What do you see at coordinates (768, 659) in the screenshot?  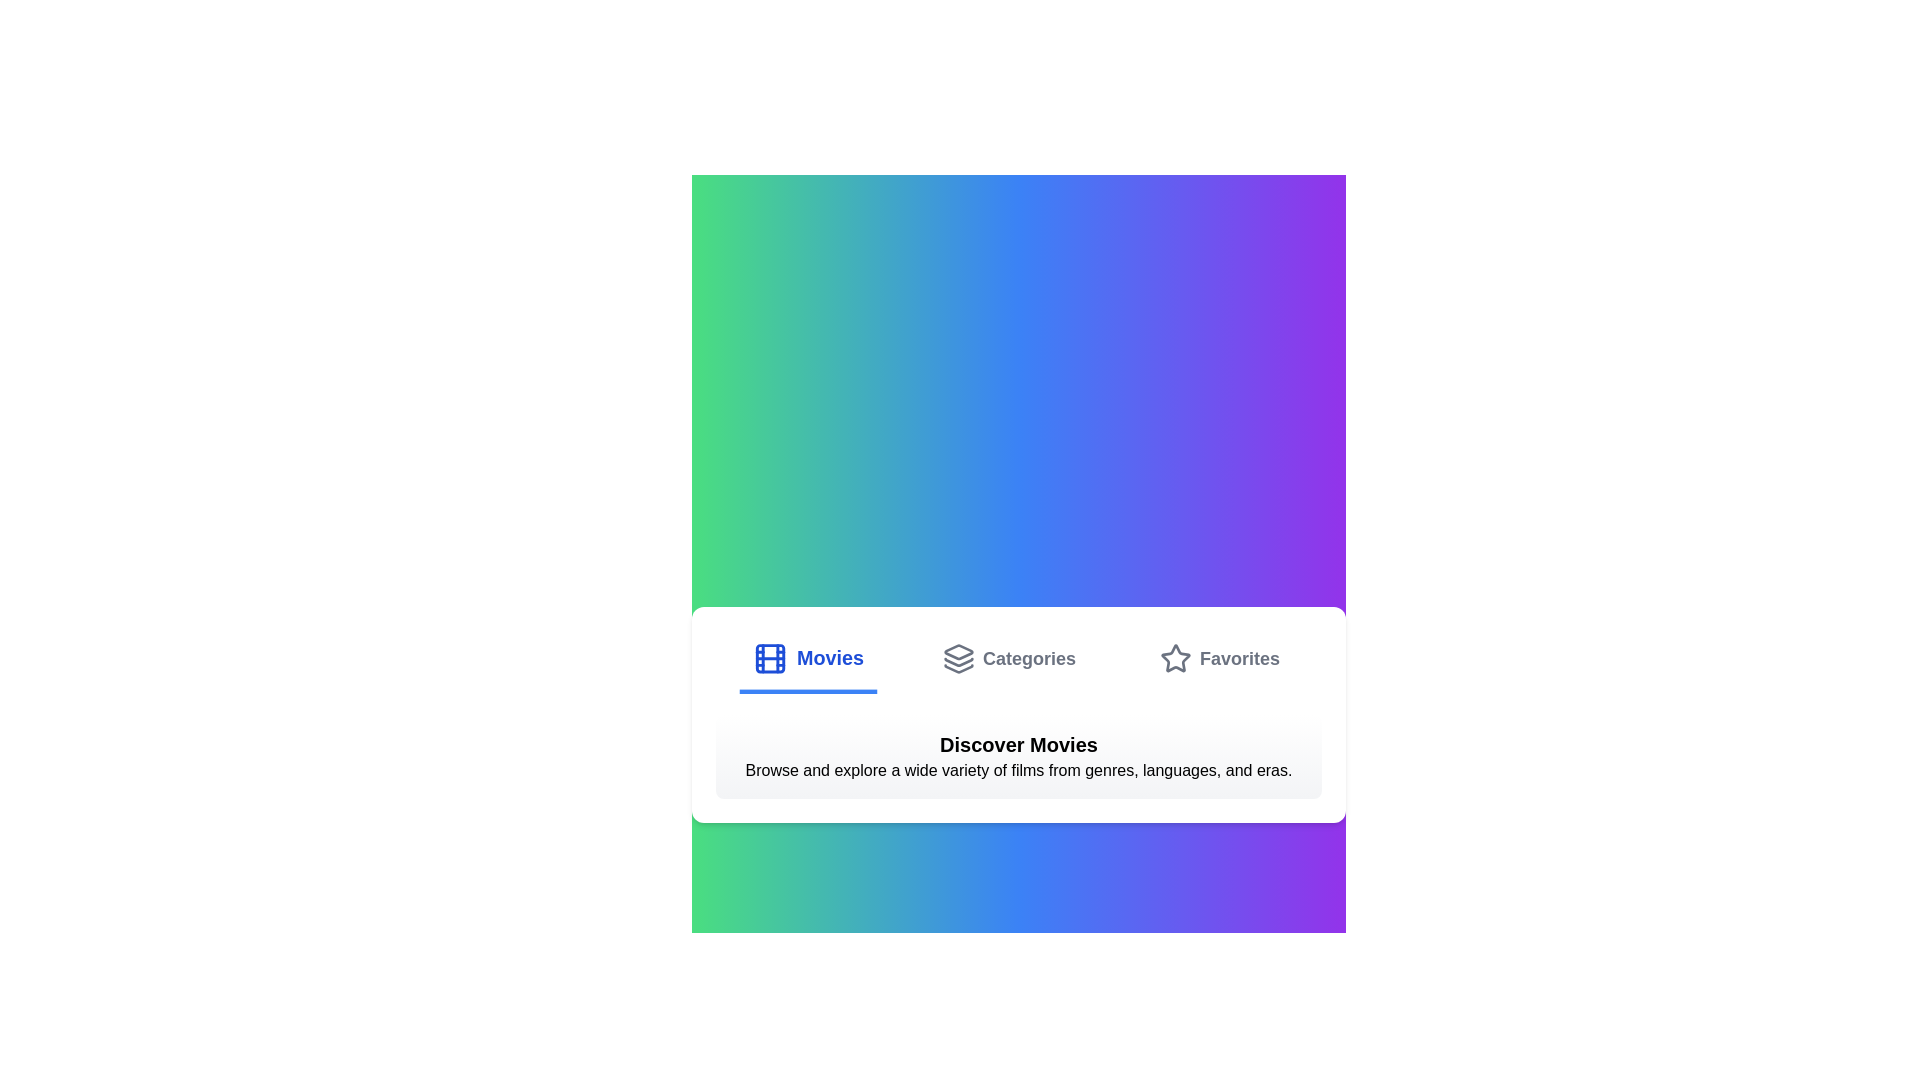 I see `the tab icon corresponding to Movies` at bounding box center [768, 659].